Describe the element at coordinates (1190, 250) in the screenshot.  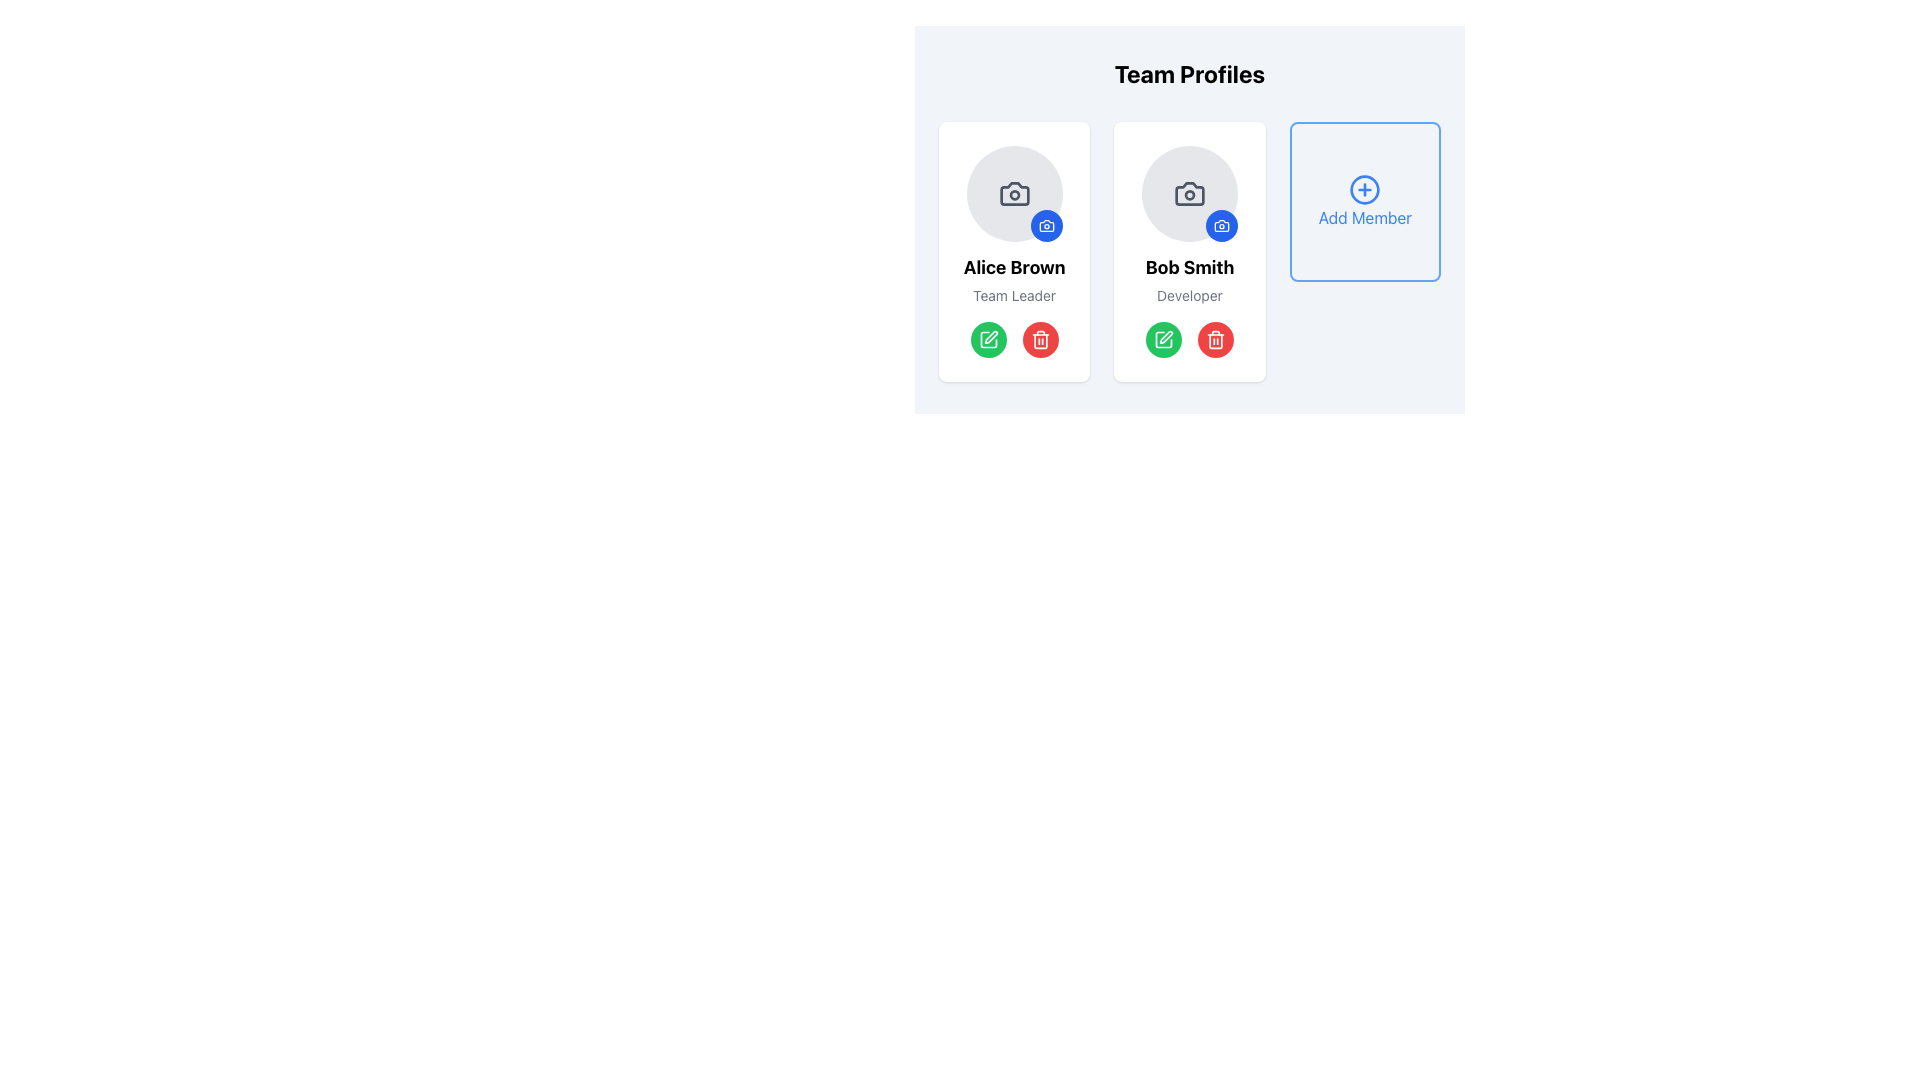
I see `the profile card element in the 'Team Profiles' section, which includes a circular camera icon, a bold name, and two circular buttons at the bottom` at that location.